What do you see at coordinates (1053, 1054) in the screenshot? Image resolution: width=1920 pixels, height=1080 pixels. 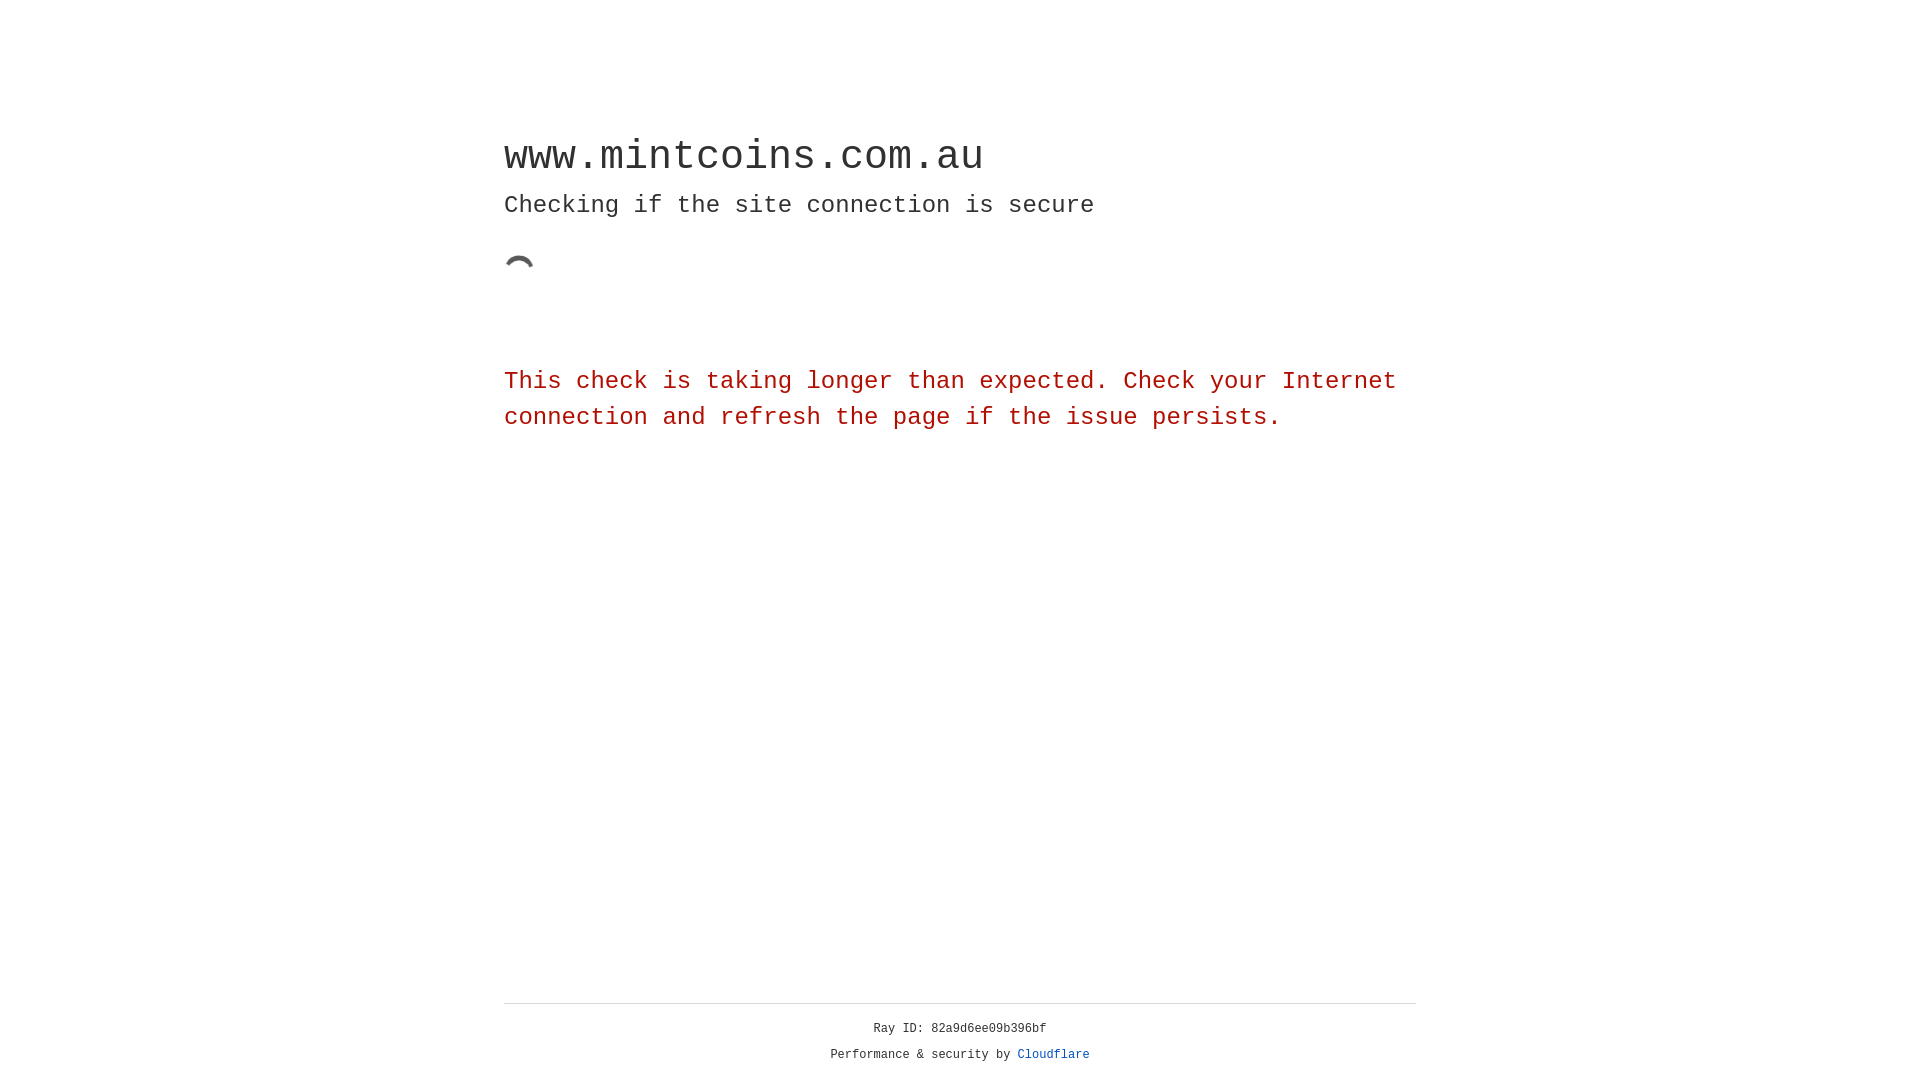 I see `'Cloudflare'` at bounding box center [1053, 1054].